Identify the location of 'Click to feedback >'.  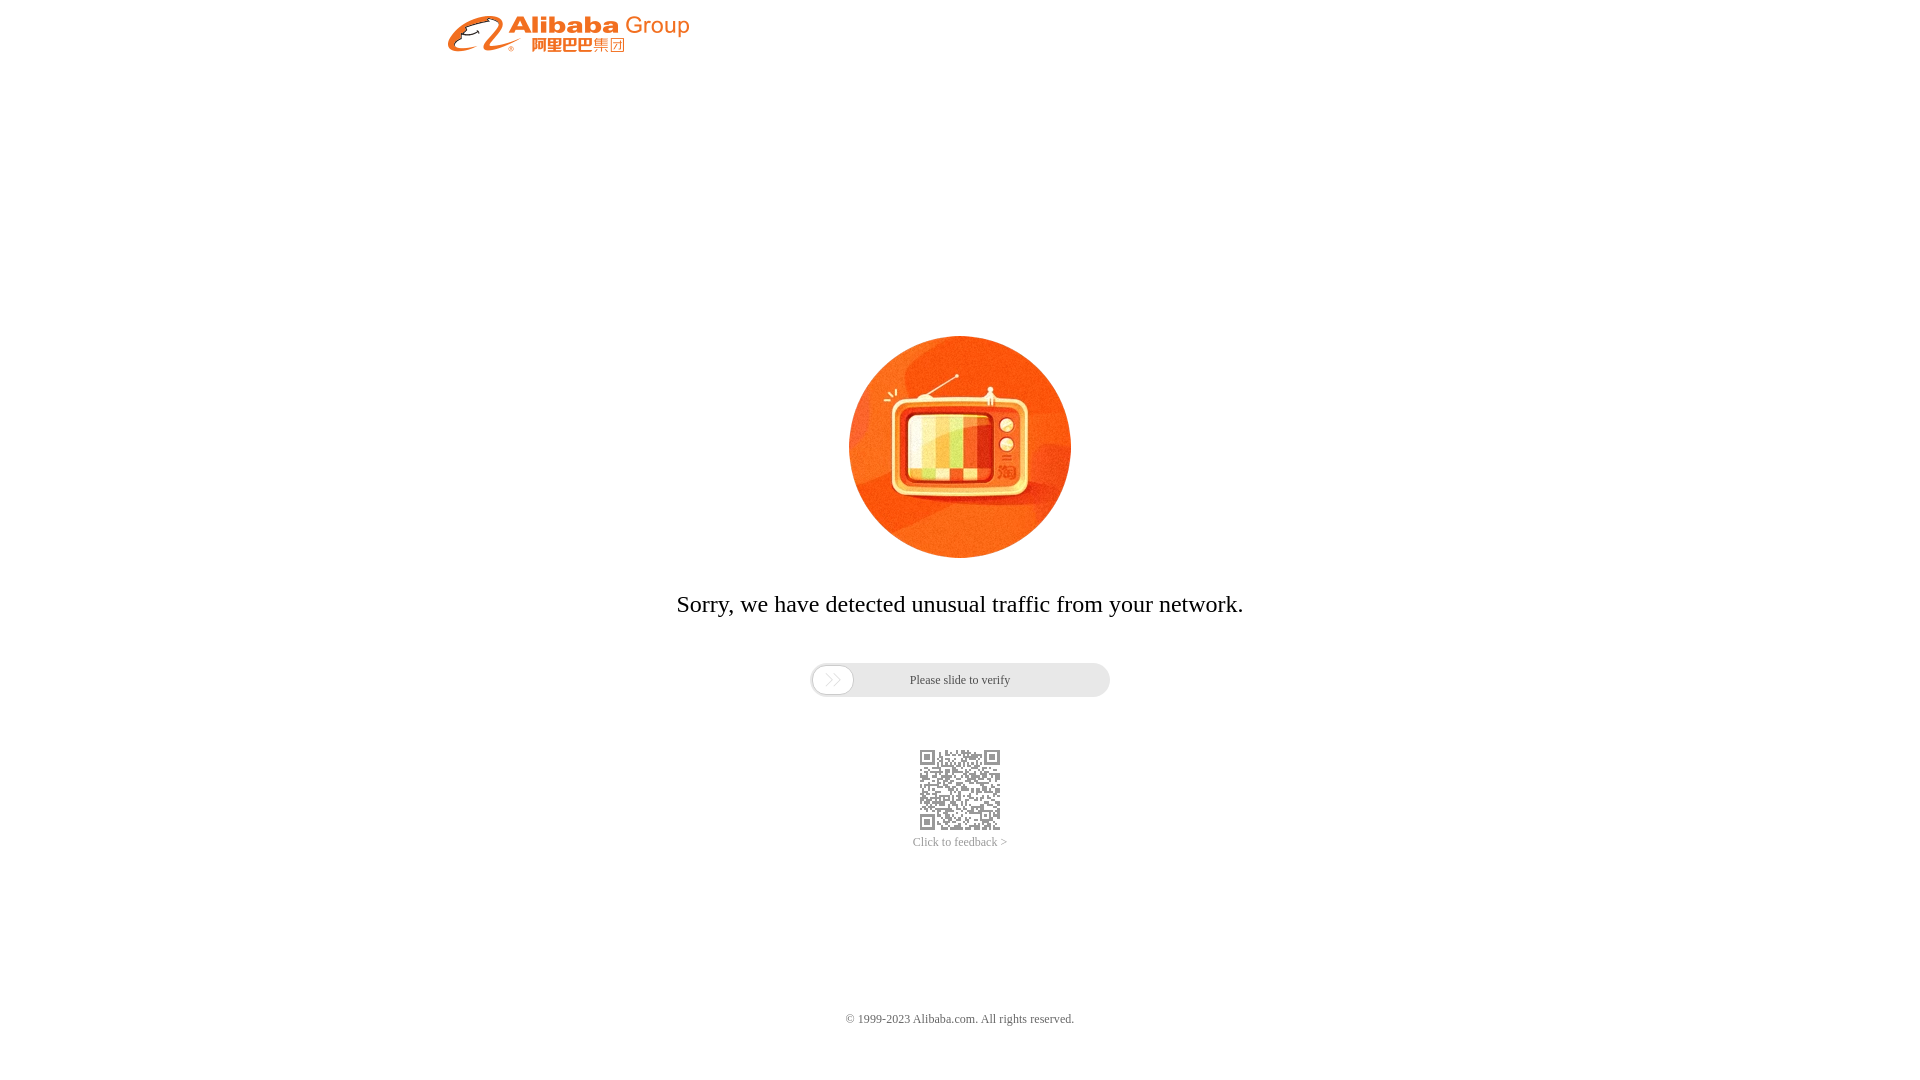
(960, 842).